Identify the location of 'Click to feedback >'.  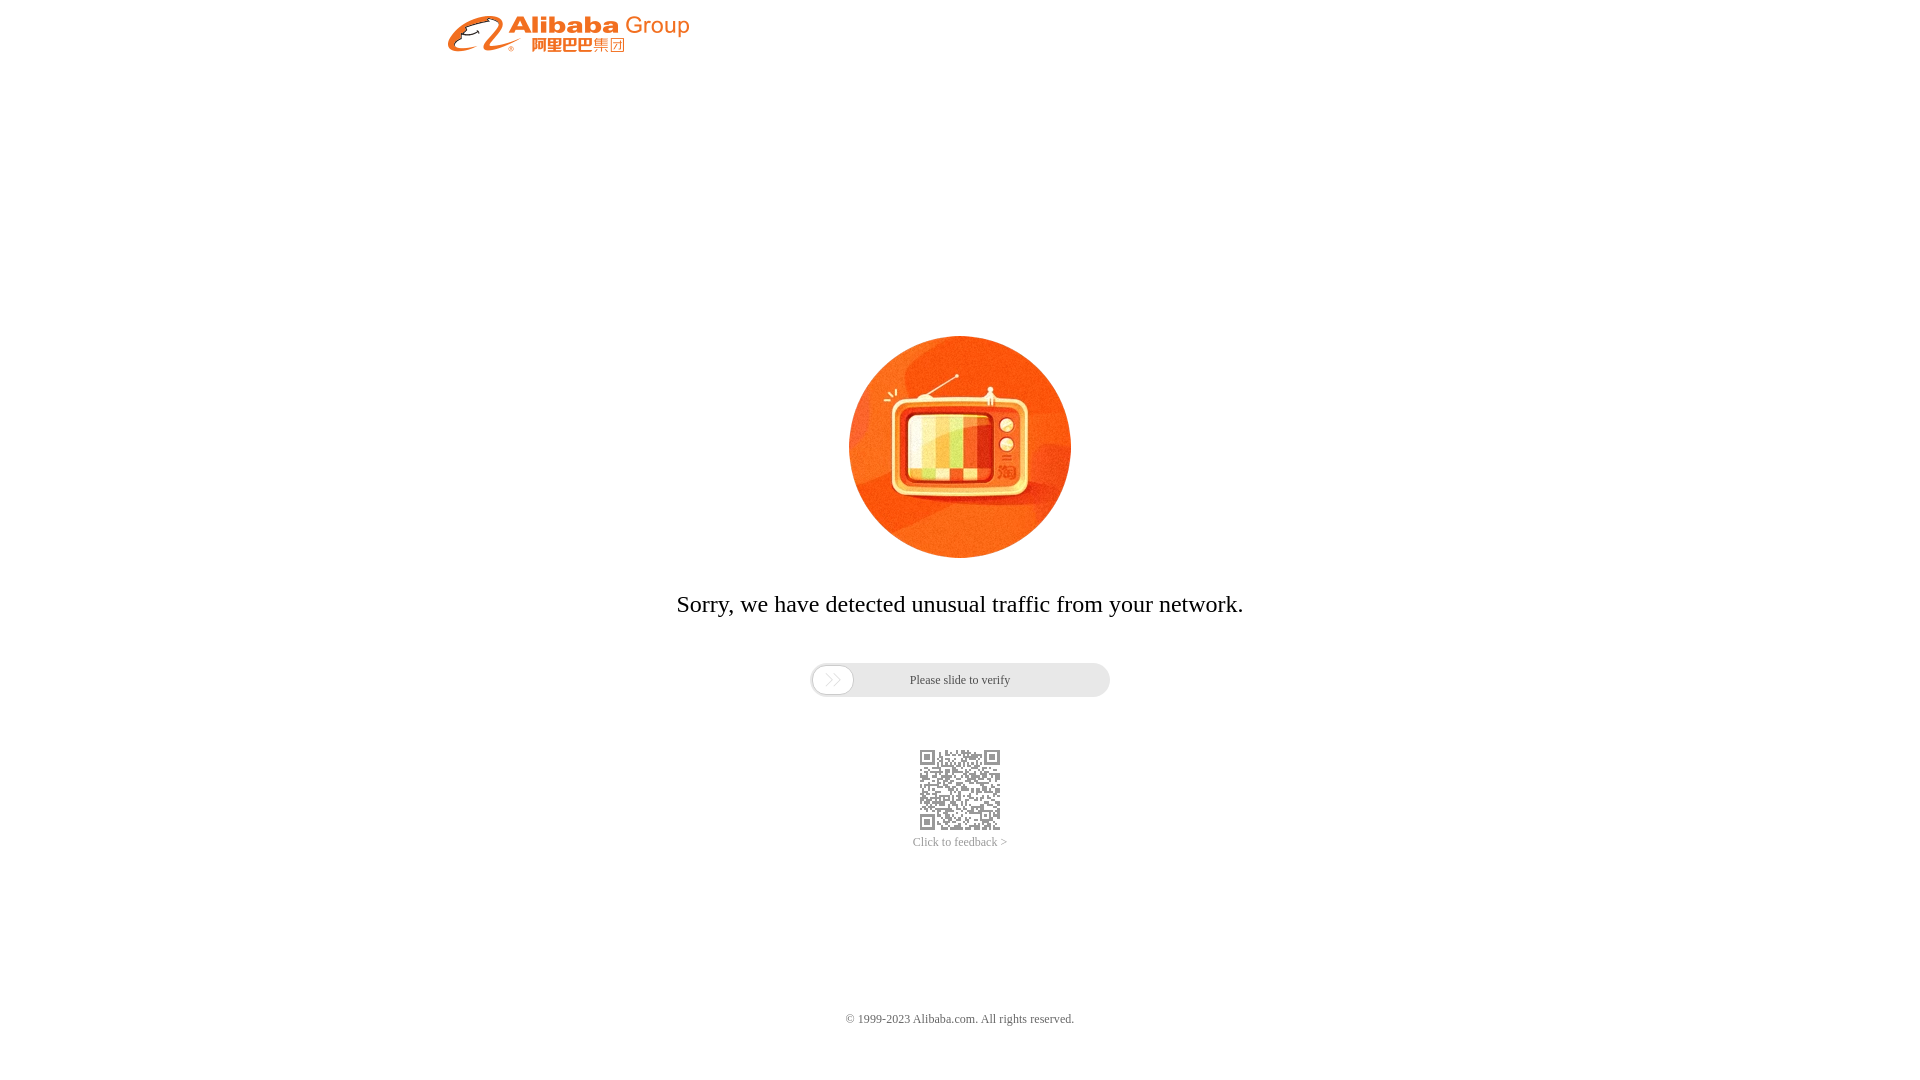
(960, 842).